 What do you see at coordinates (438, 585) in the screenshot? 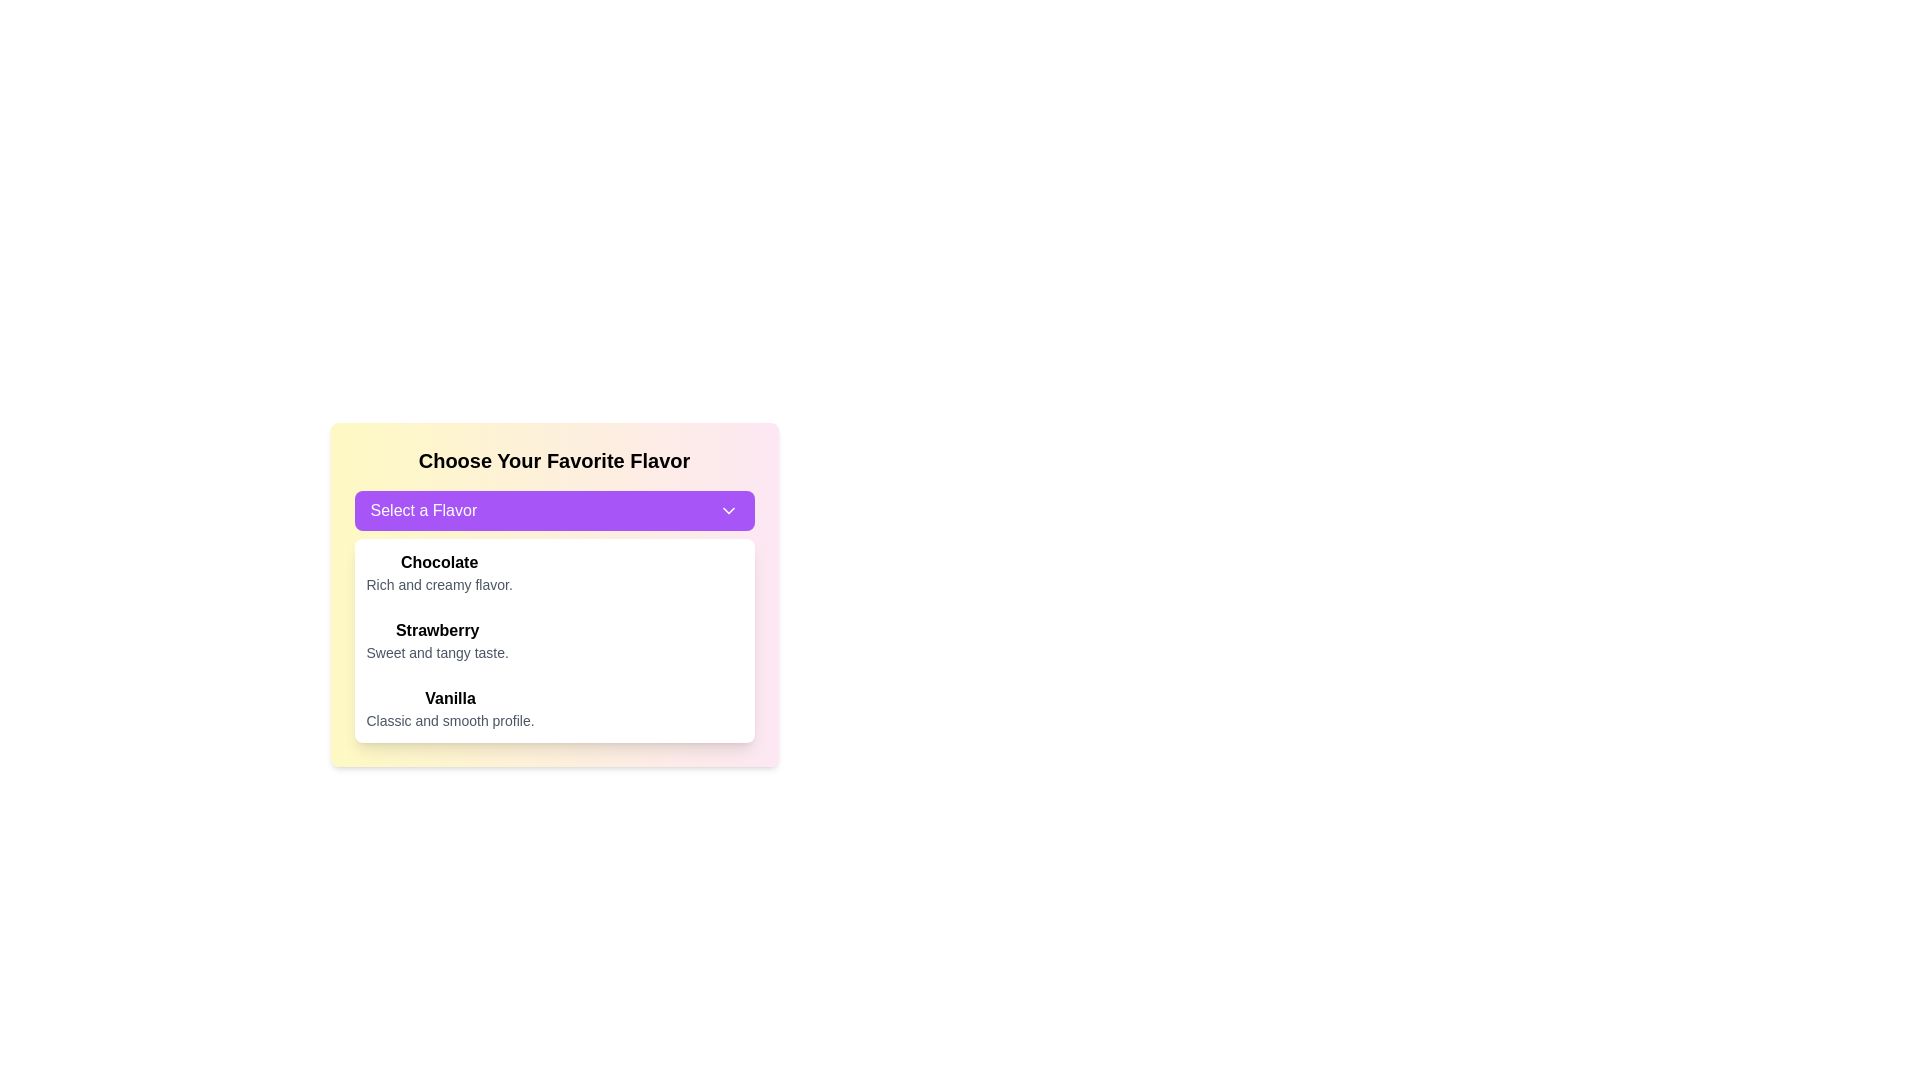
I see `the informational text block describing the flavor 'Chocolate', which is located in the dropdown menu under 'Choose Your Favorite Flavor'` at bounding box center [438, 585].